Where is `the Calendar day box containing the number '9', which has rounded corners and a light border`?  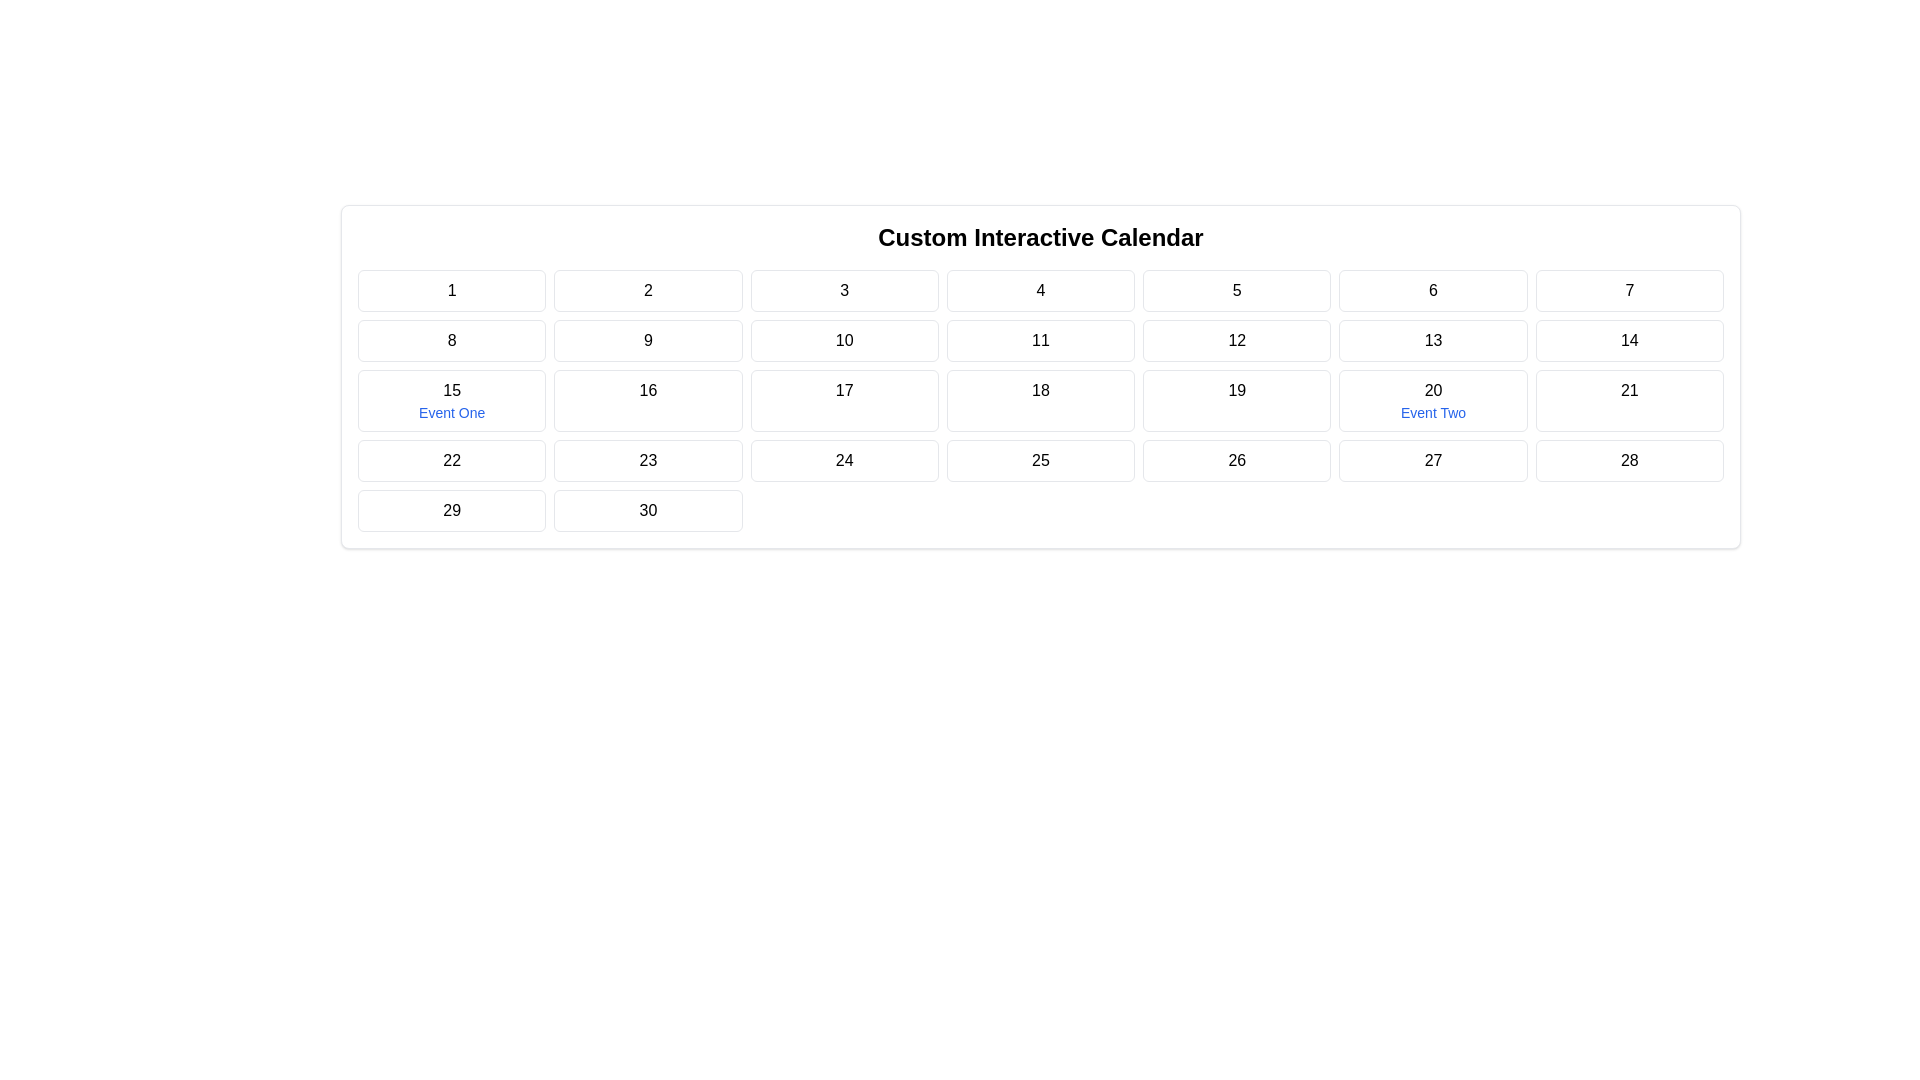
the Calendar day box containing the number '9', which has rounded corners and a light border is located at coordinates (648, 339).